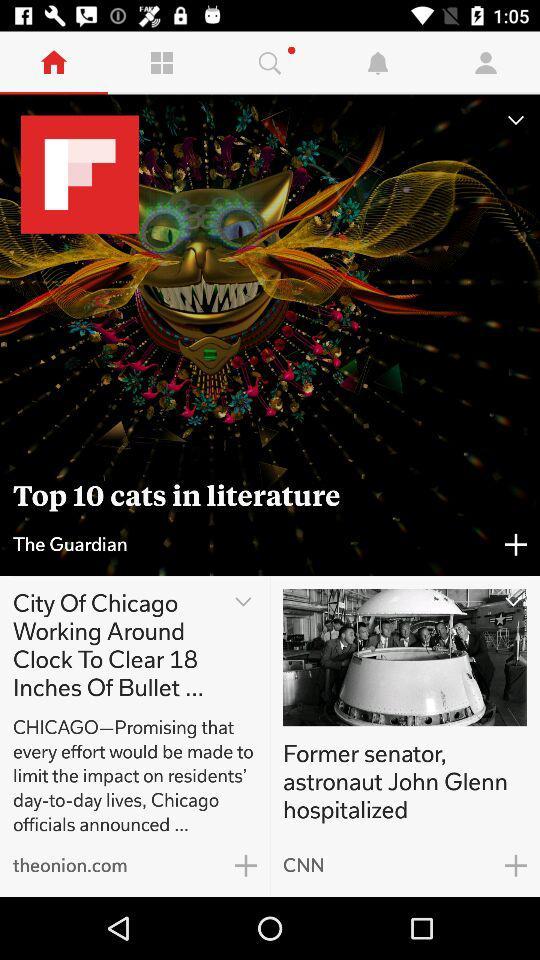  I want to click on the add icon, so click(246, 864).